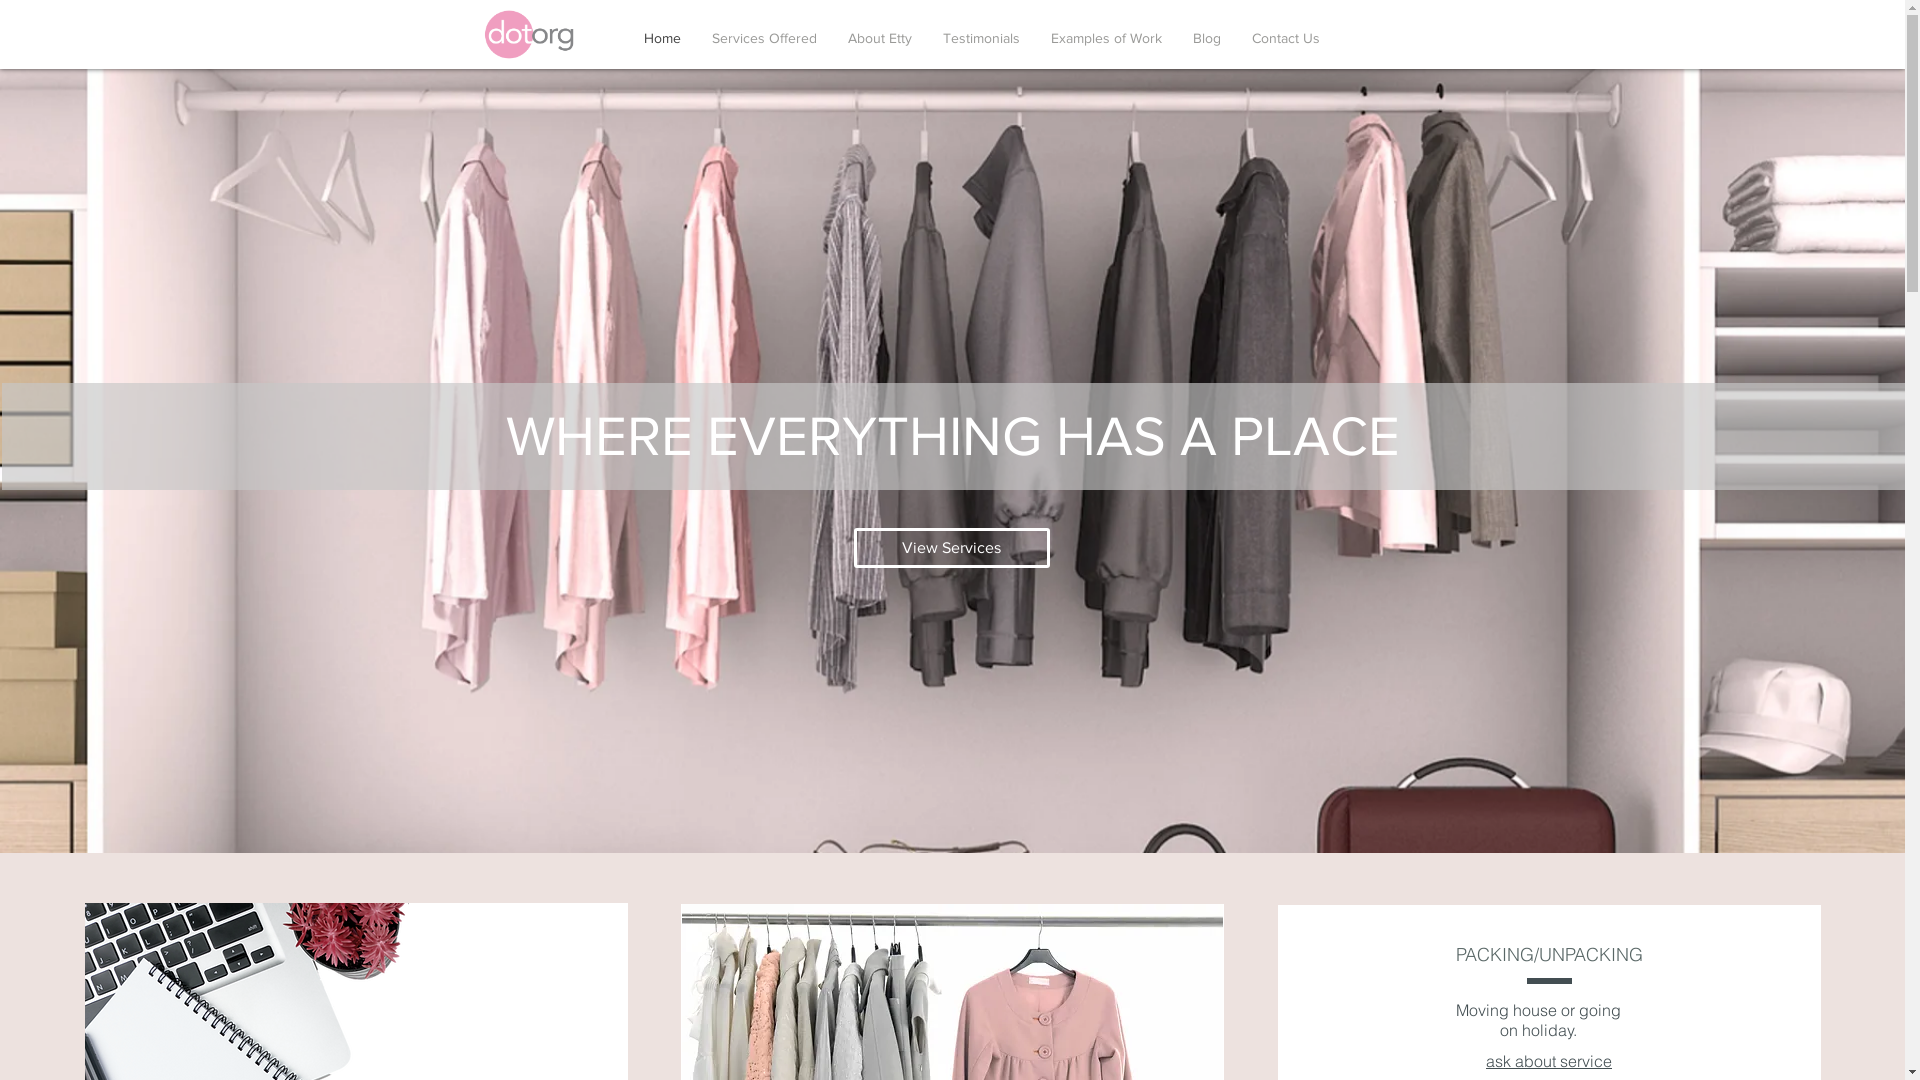  I want to click on 'Contact Us', so click(1285, 38).